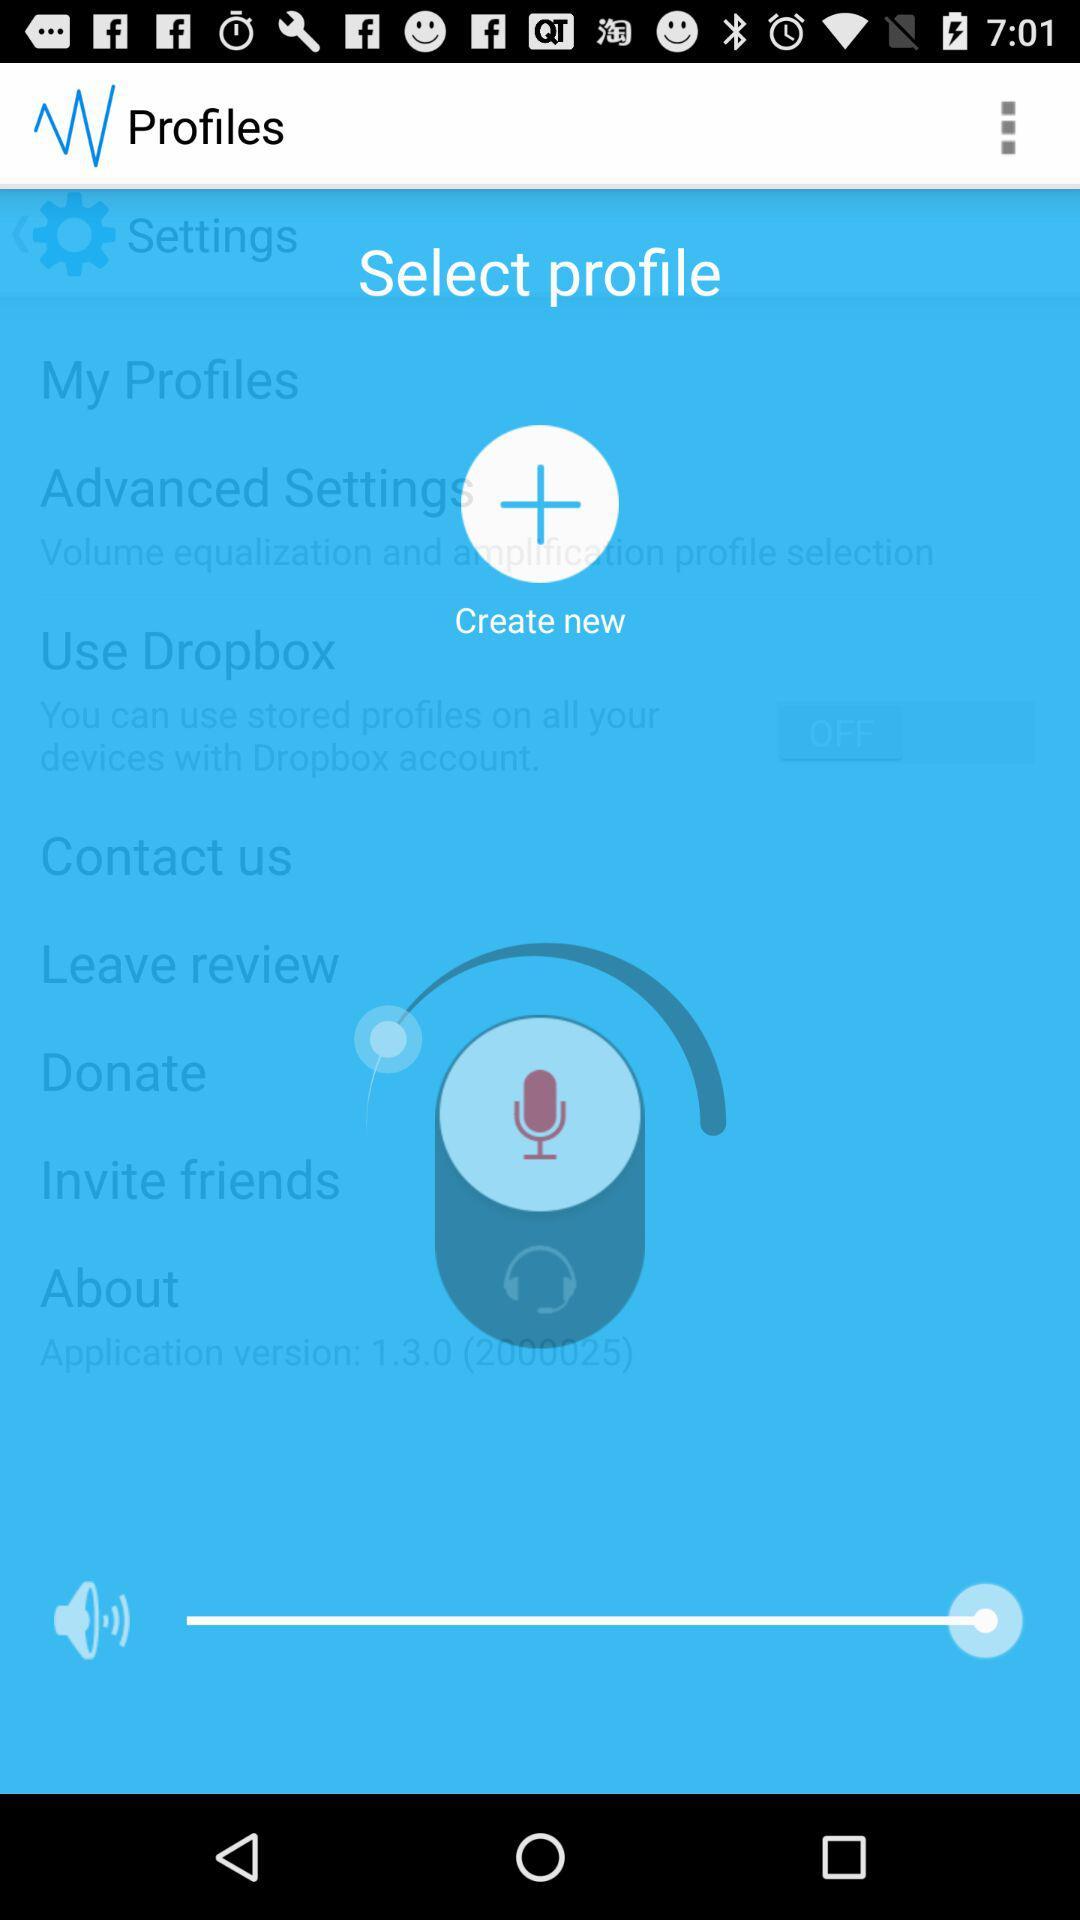  I want to click on record audio, so click(540, 1122).